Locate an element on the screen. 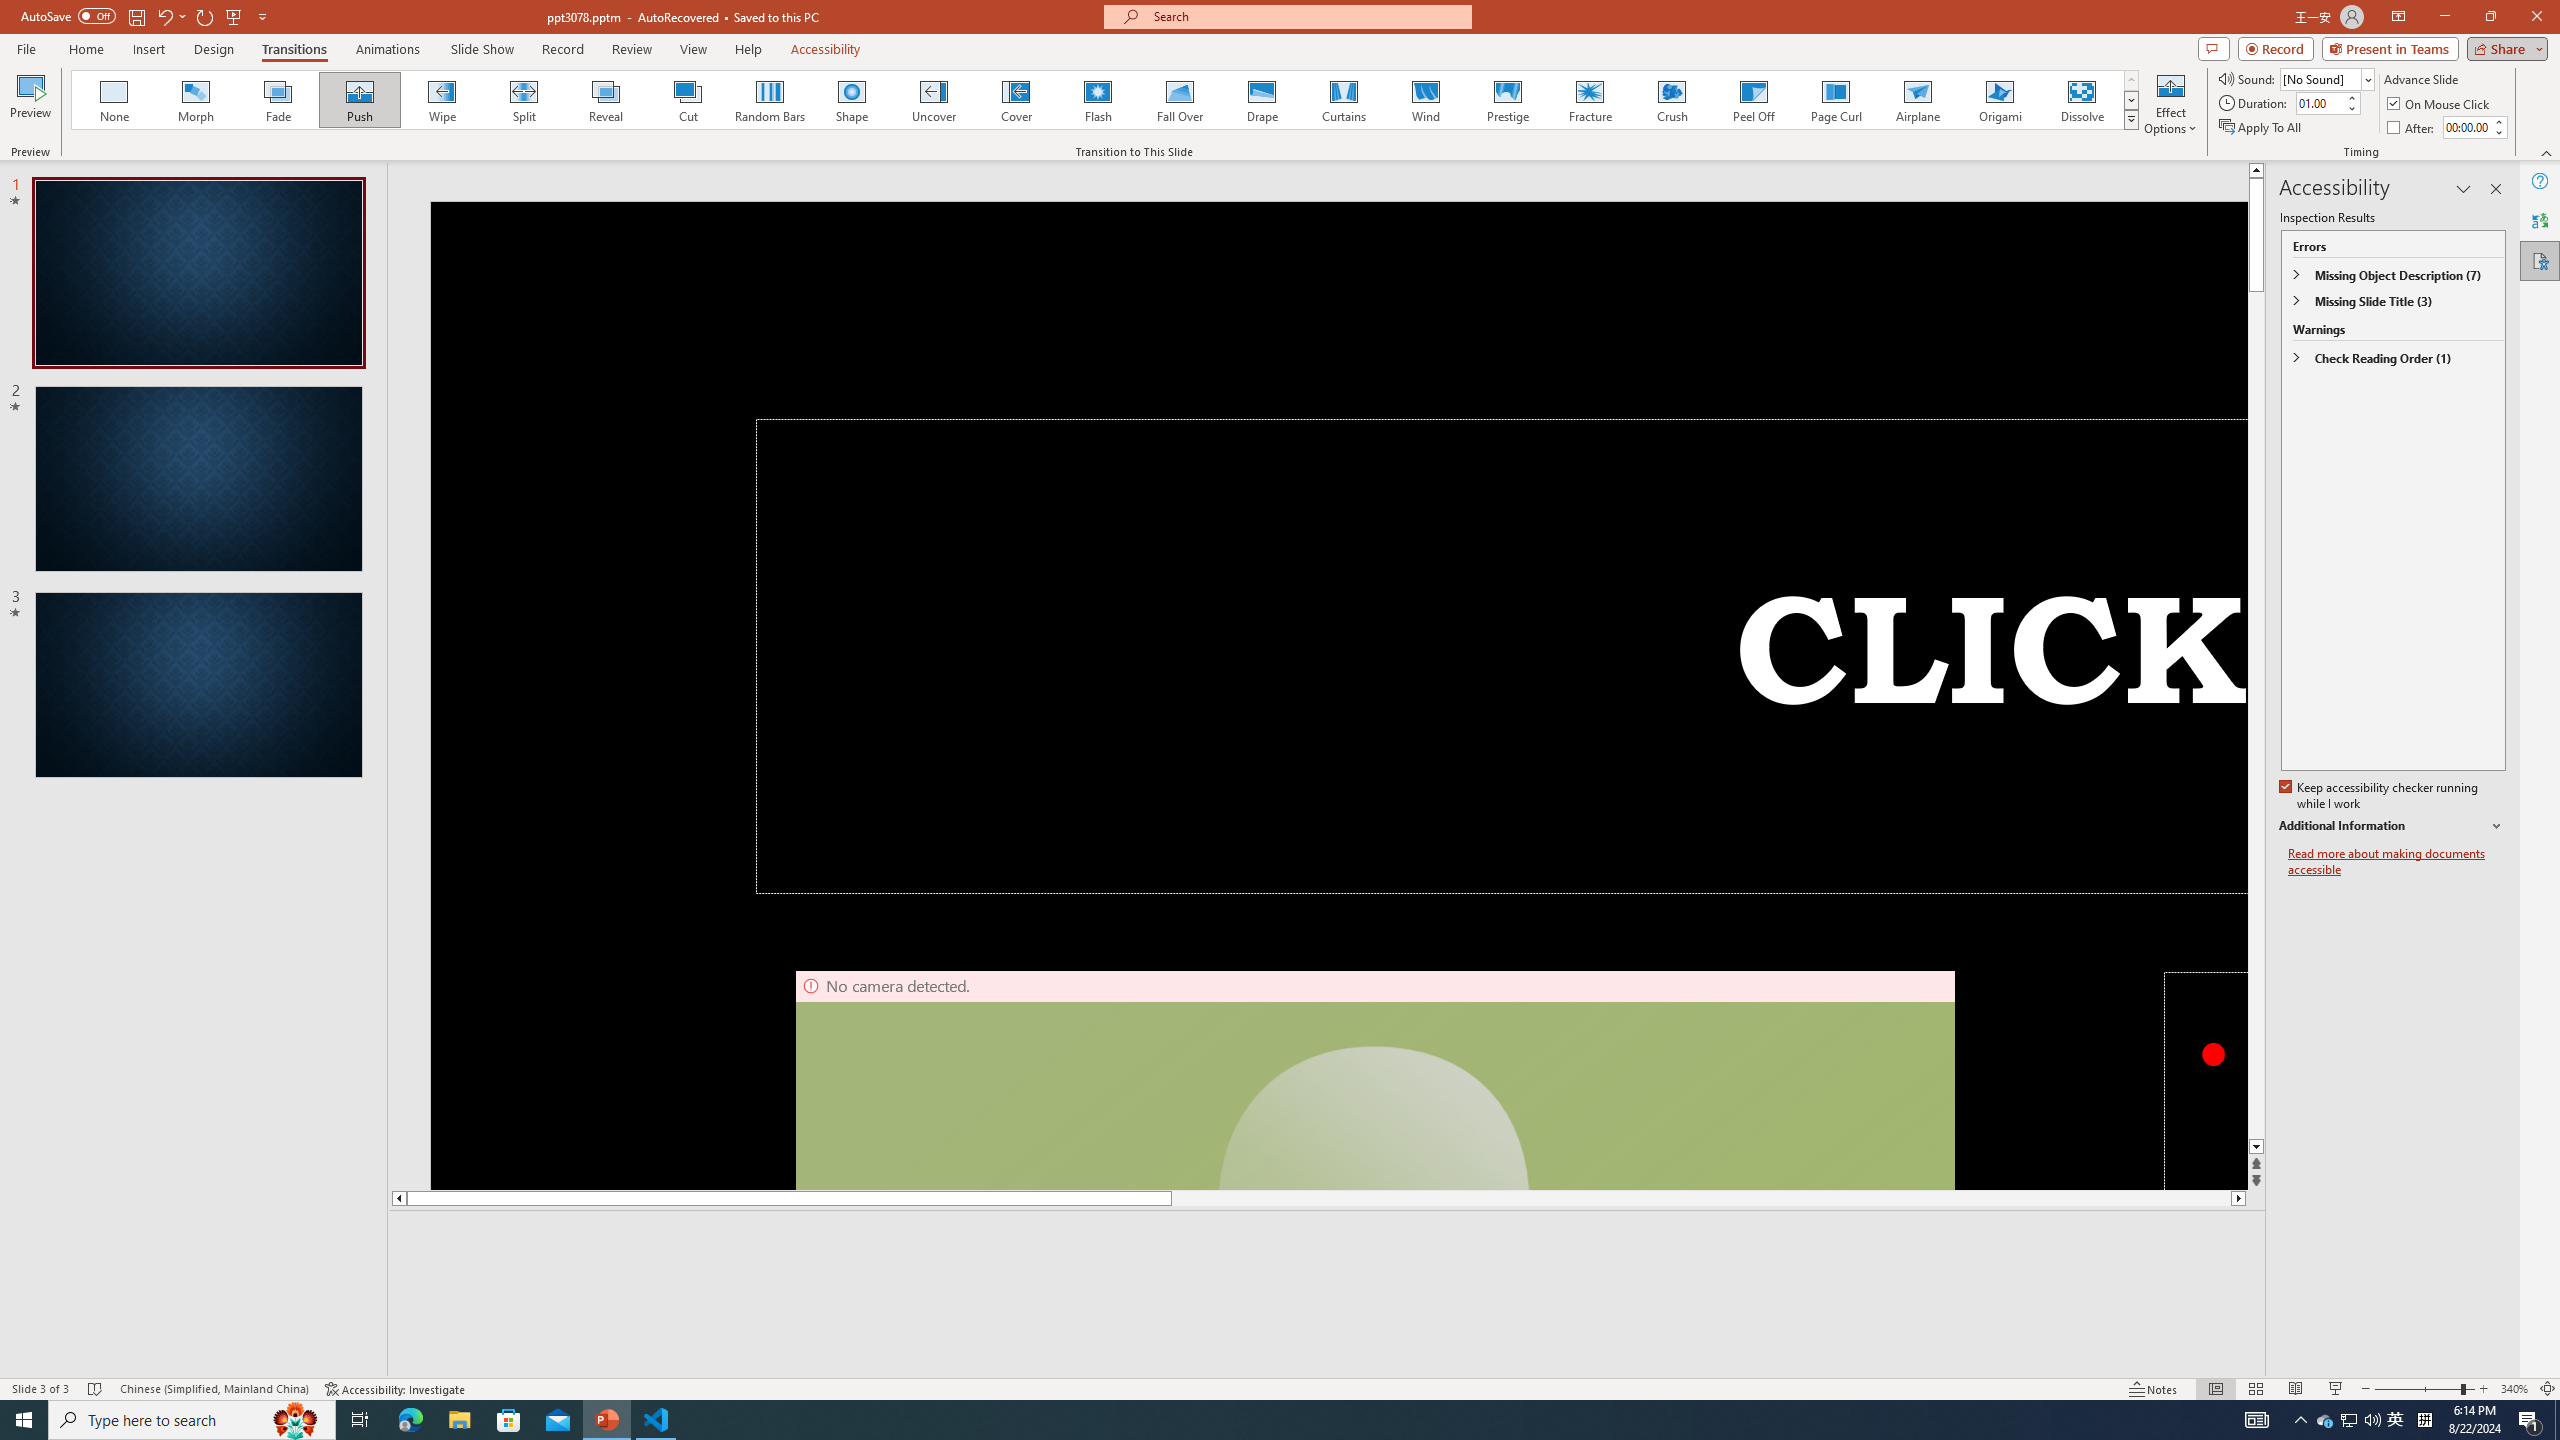 Image resolution: width=2560 pixels, height=1440 pixels. 'Page Curl' is located at coordinates (1834, 99).